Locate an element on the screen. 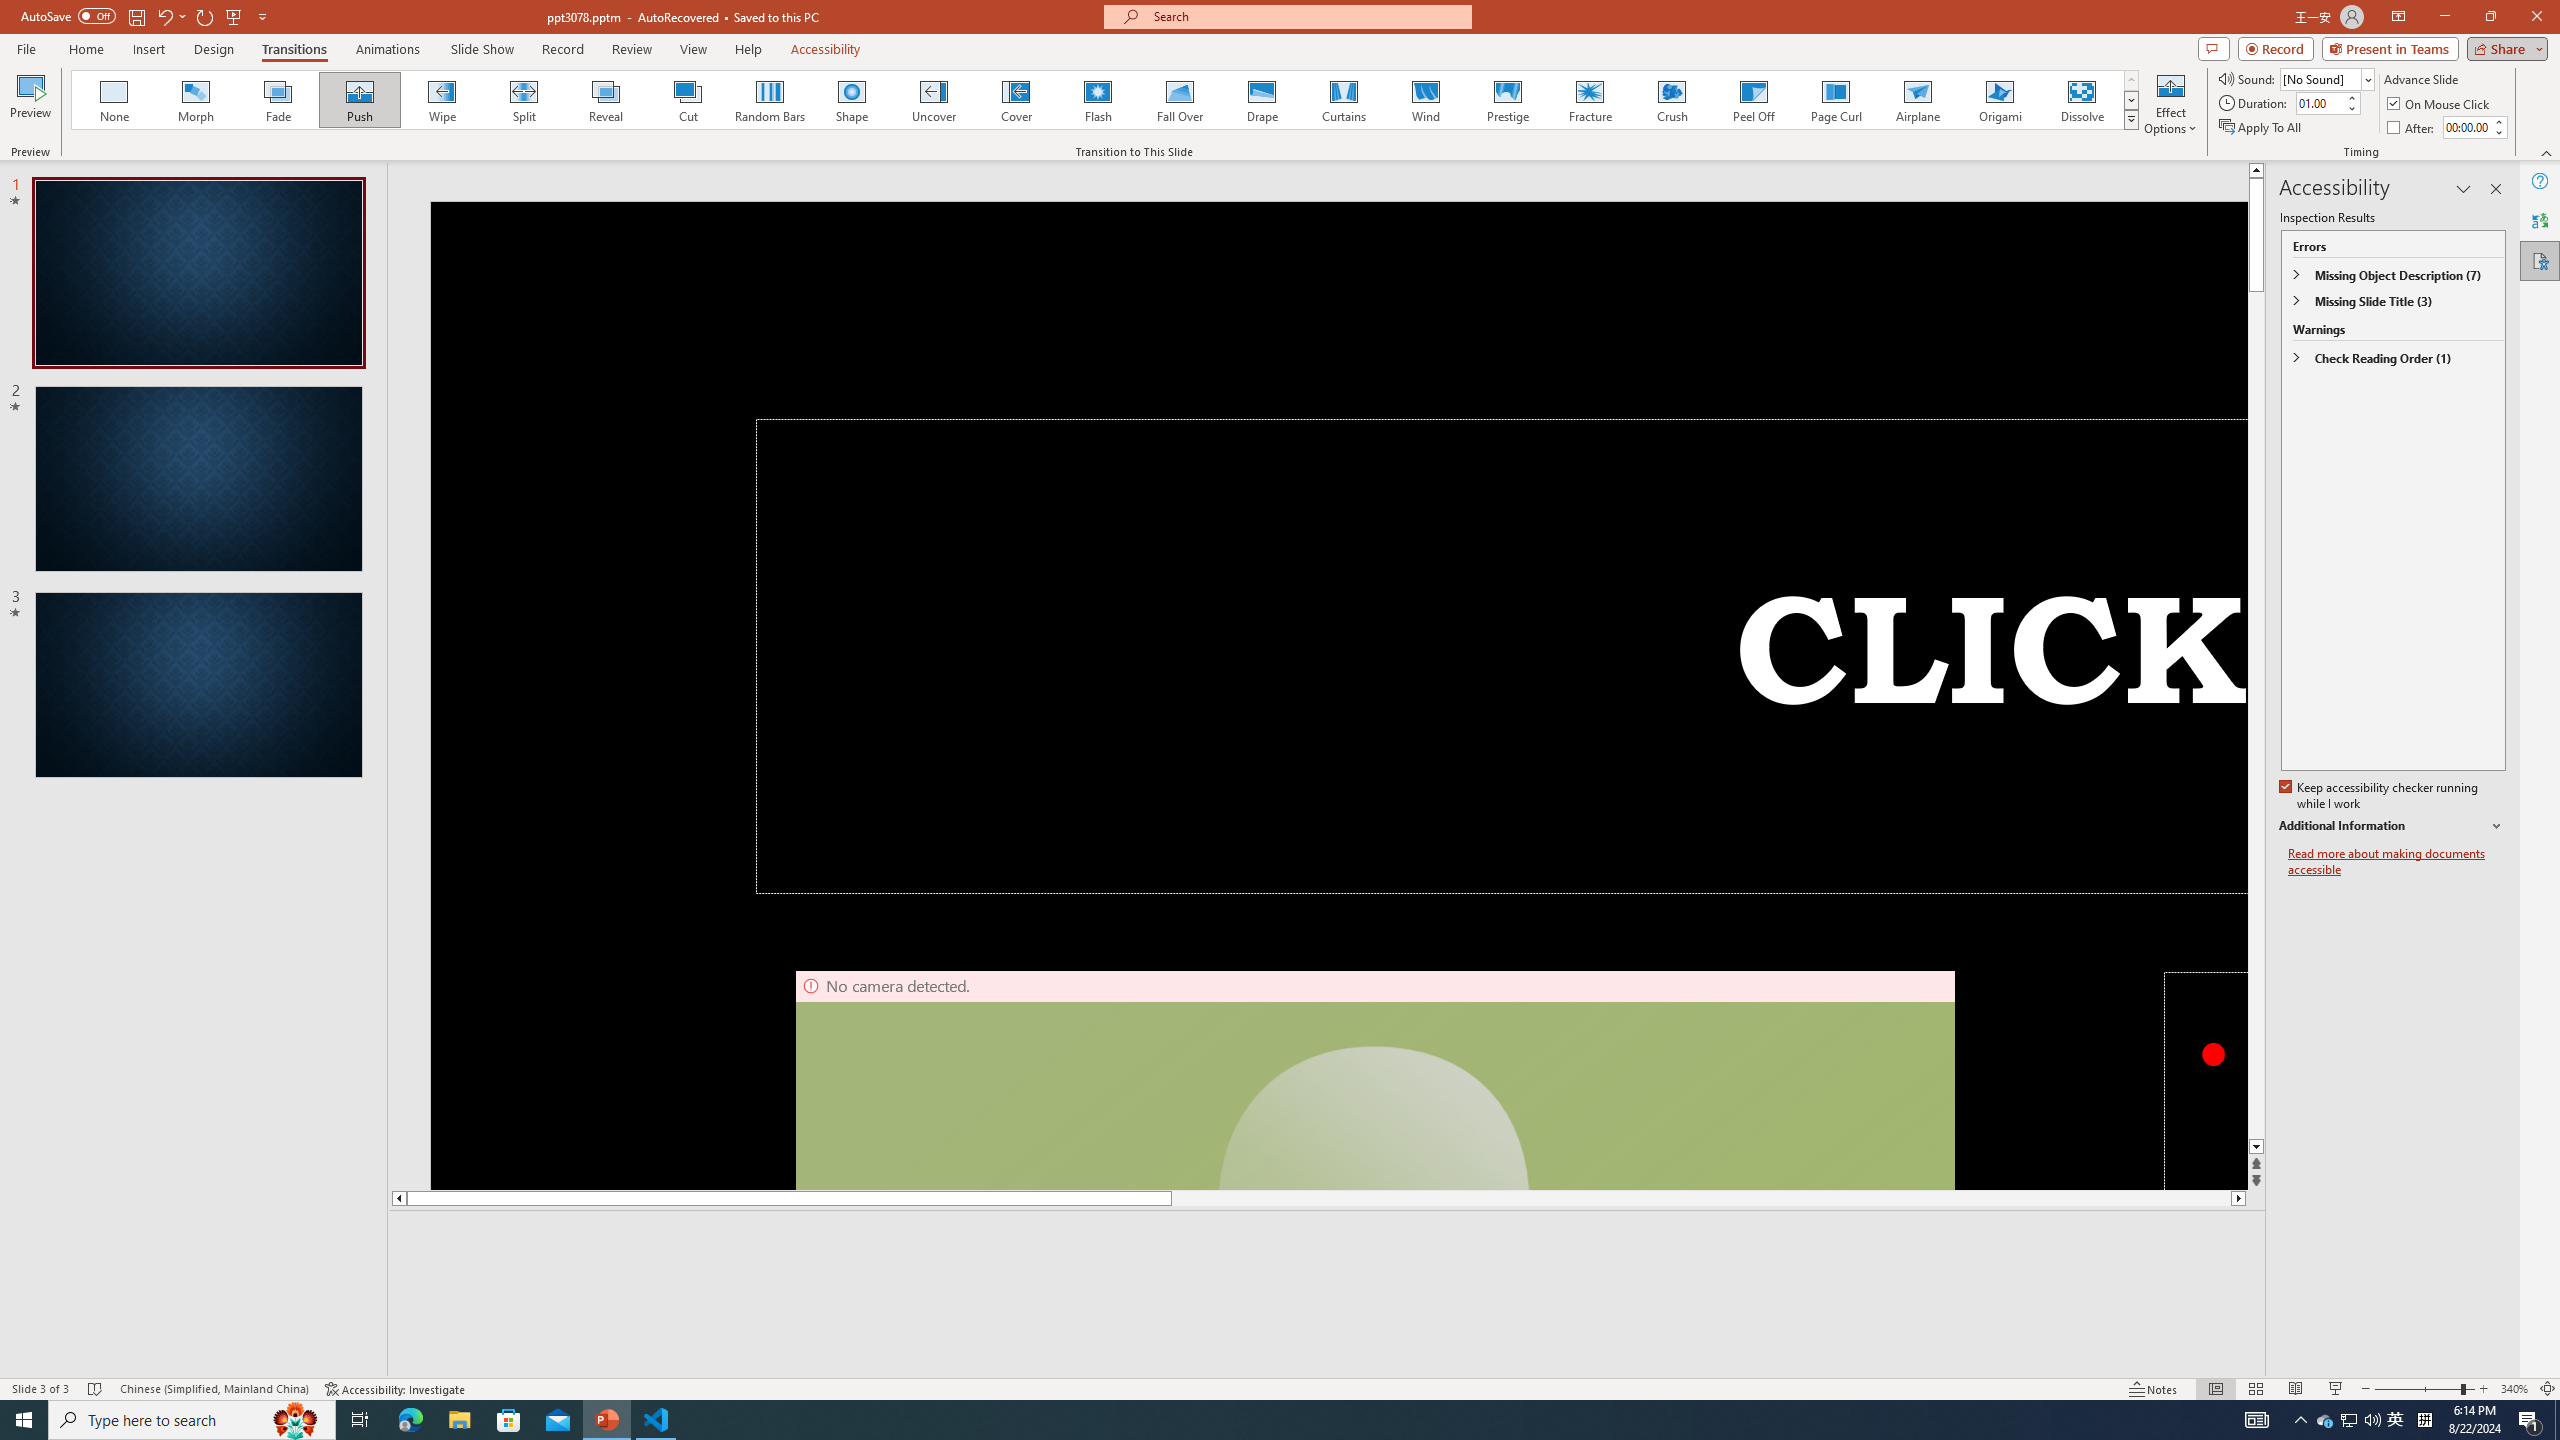 Image resolution: width=2560 pixels, height=1440 pixels. 'Page Curl' is located at coordinates (1834, 99).